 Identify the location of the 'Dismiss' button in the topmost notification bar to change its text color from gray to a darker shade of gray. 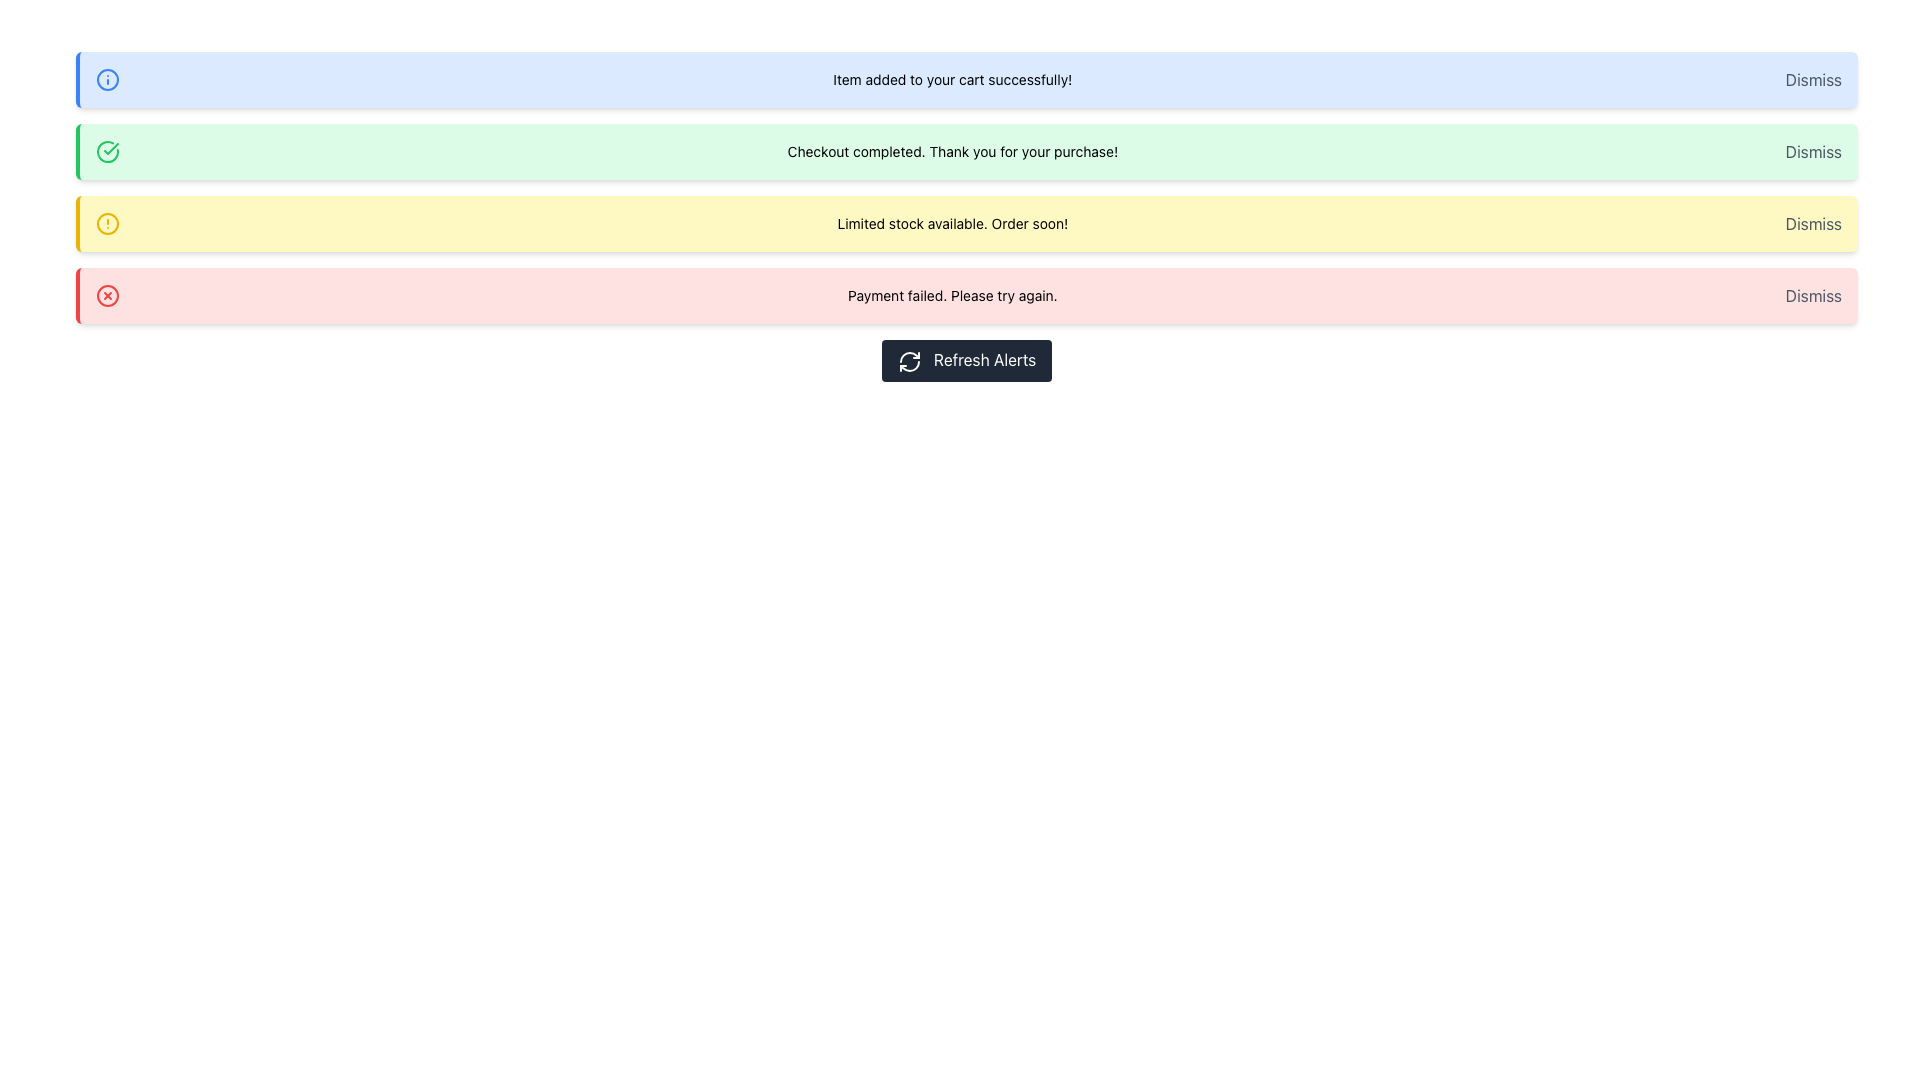
(1813, 79).